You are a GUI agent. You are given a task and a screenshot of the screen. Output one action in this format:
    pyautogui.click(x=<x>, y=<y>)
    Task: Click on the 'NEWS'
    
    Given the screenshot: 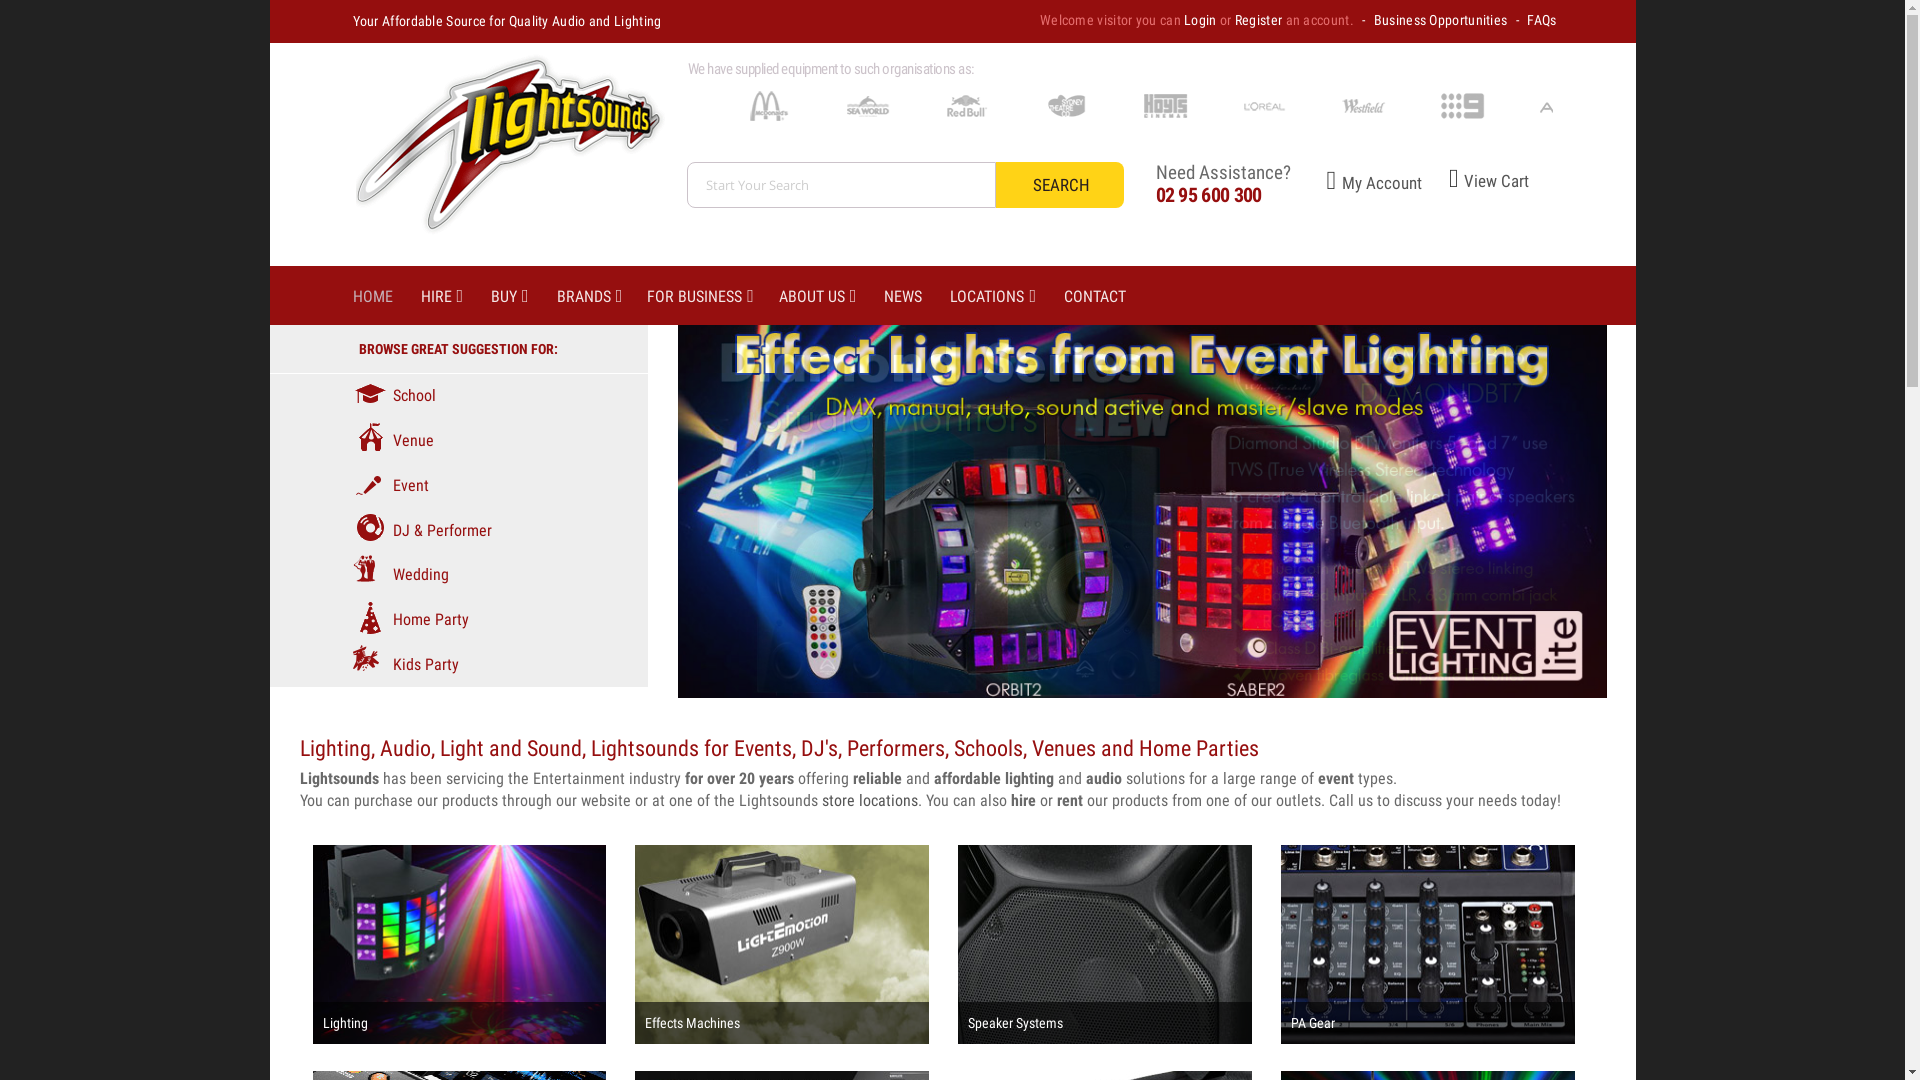 What is the action you would take?
    pyautogui.click(x=882, y=297)
    